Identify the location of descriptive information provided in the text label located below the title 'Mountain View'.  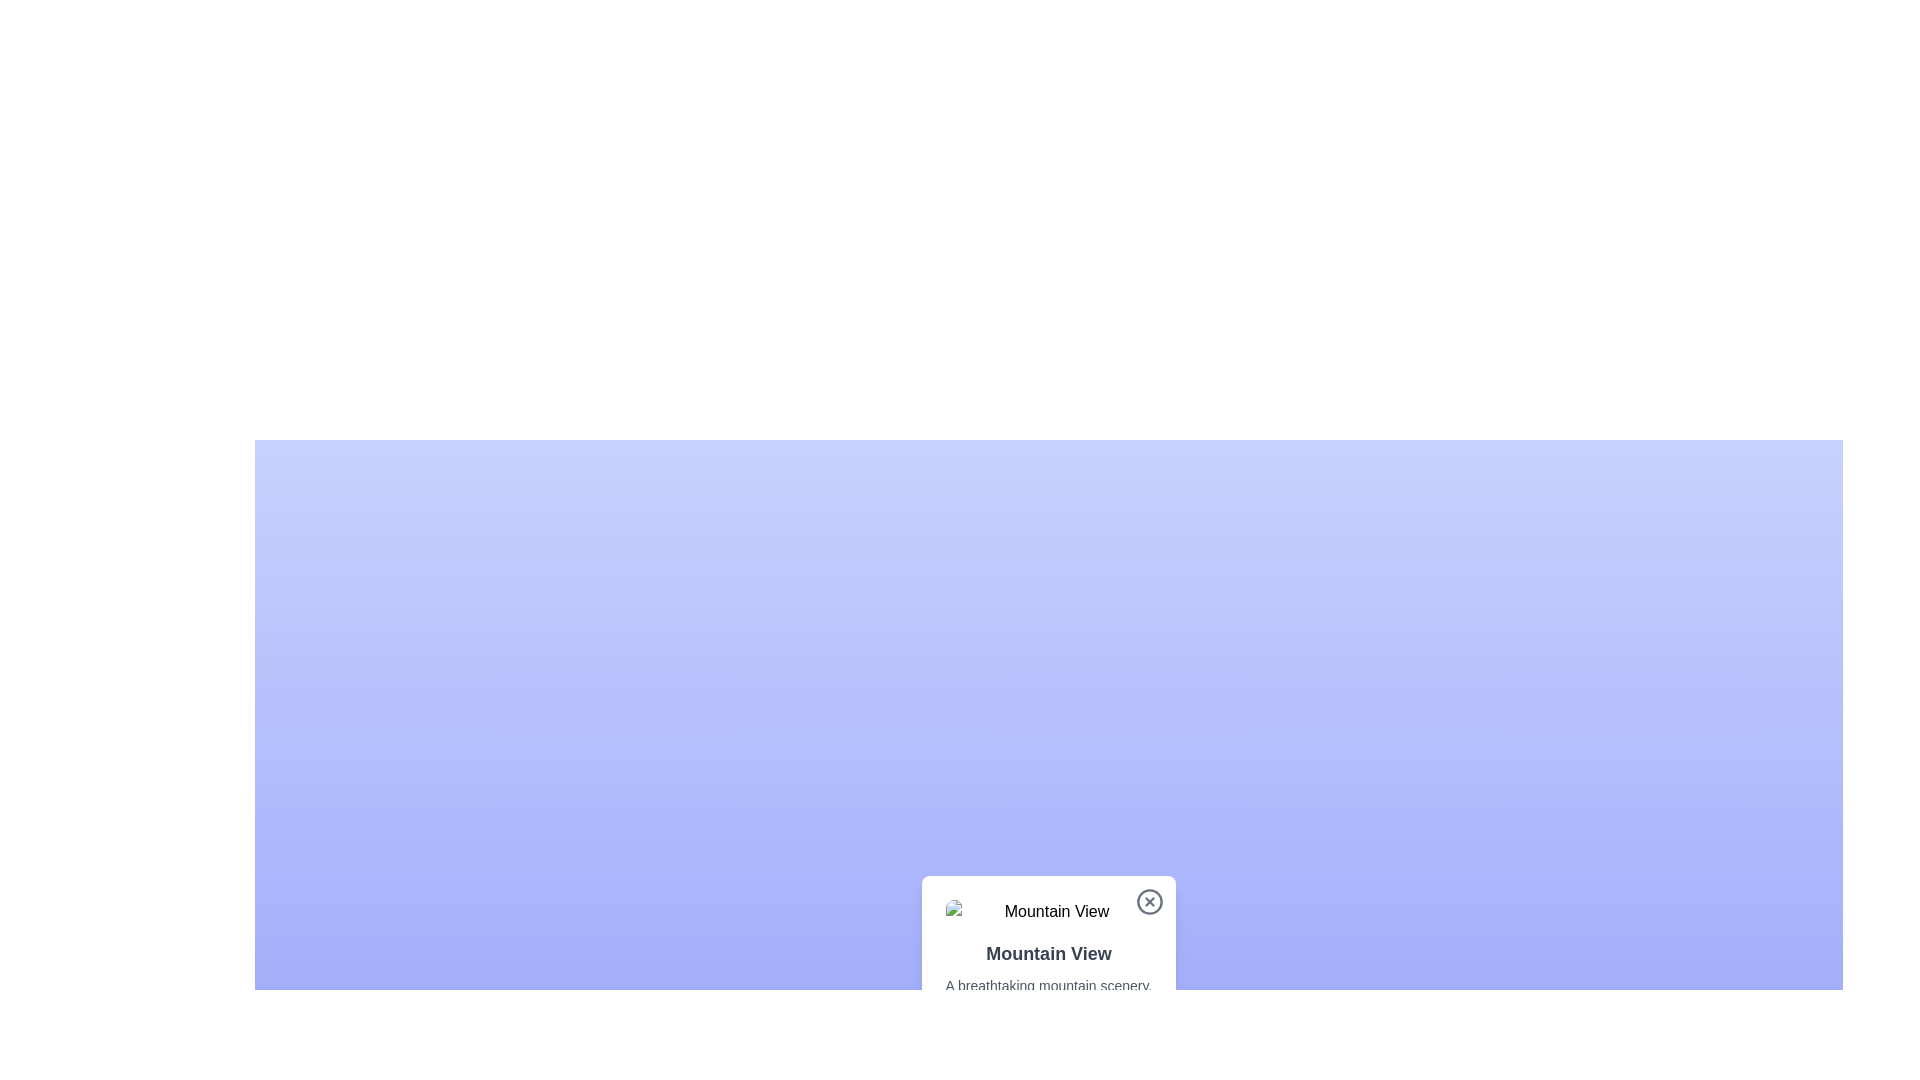
(1047, 985).